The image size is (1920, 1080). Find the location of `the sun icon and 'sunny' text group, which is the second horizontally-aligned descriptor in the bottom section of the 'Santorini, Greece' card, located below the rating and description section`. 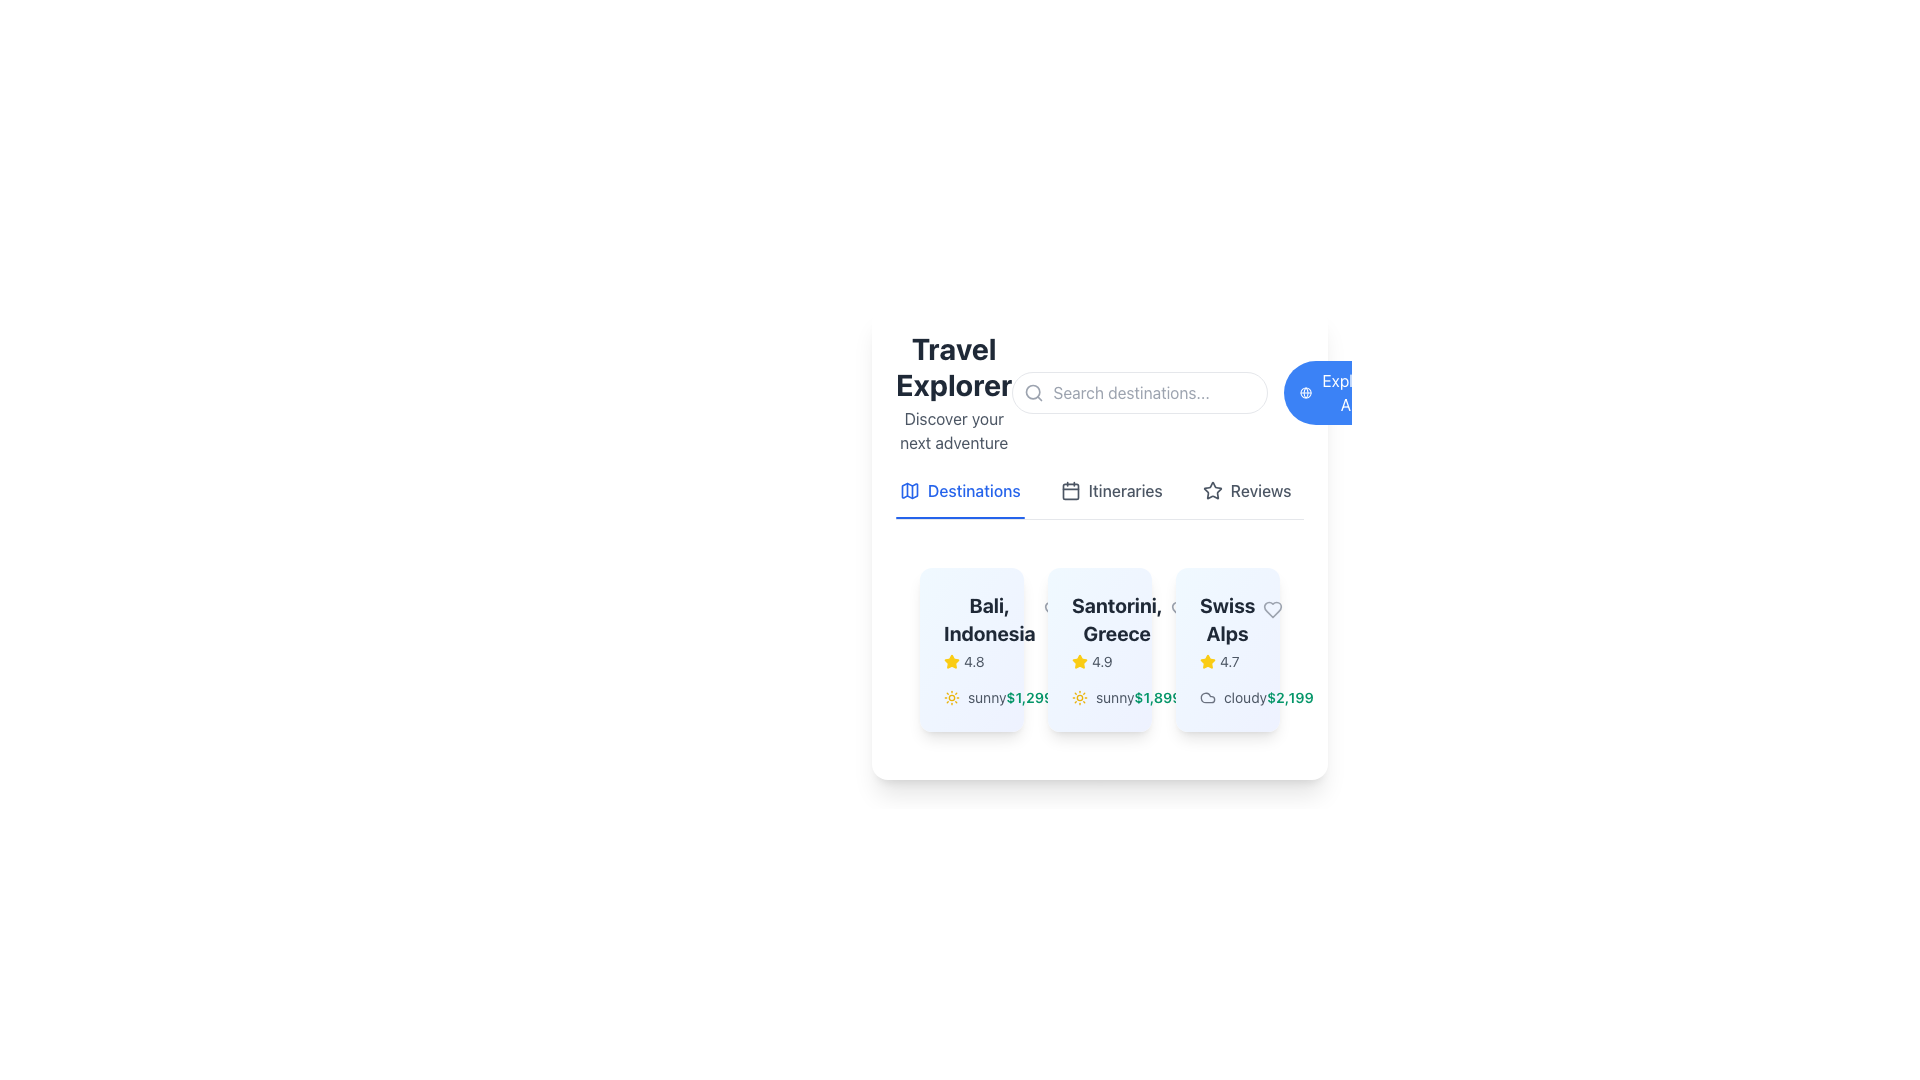

the sun icon and 'sunny' text group, which is the second horizontally-aligned descriptor in the bottom section of the 'Santorini, Greece' card, located below the rating and description section is located at coordinates (1098, 697).